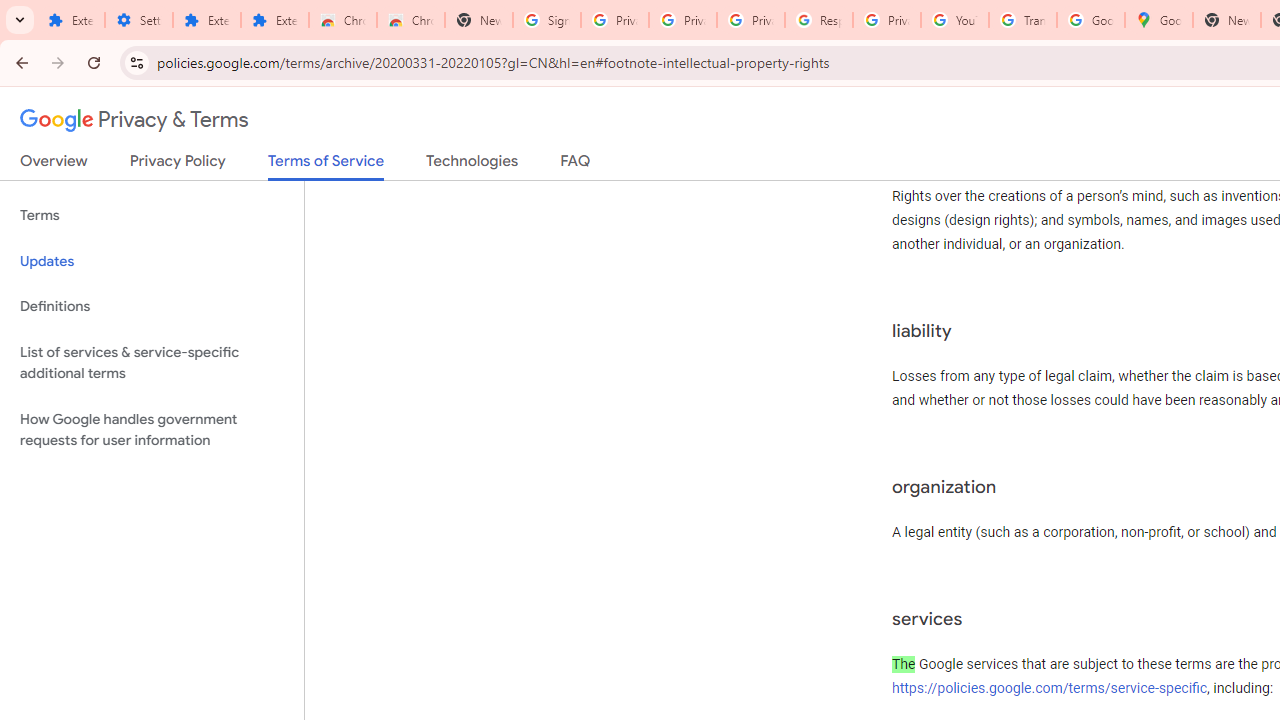  Describe the element at coordinates (410, 20) in the screenshot. I see `'Chrome Web Store - Themes'` at that location.